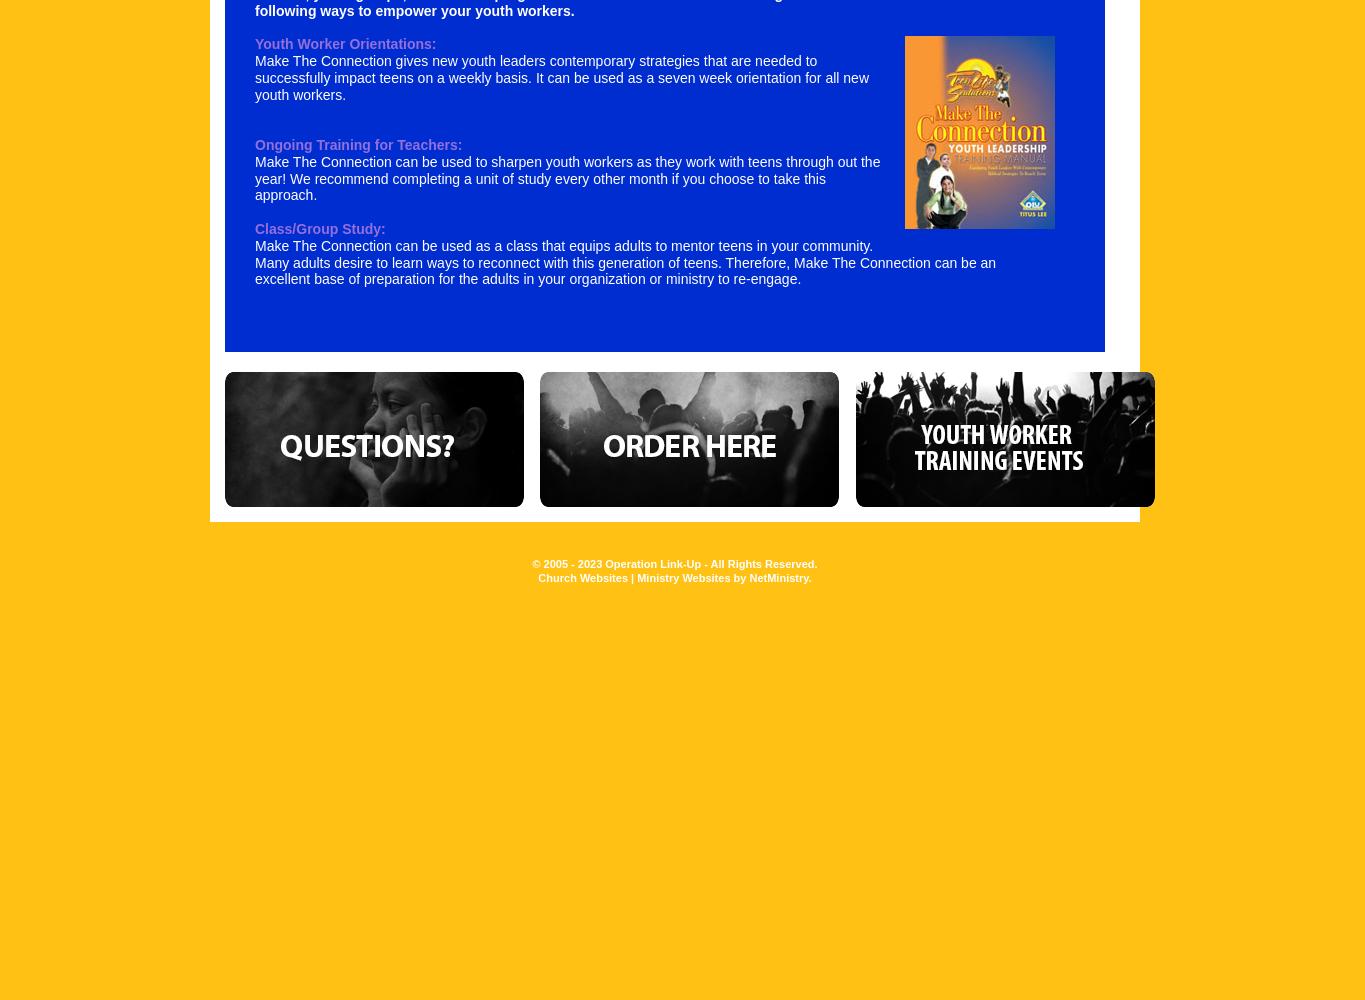 This screenshot has width=1365, height=1000. What do you see at coordinates (809, 576) in the screenshot?
I see `'.'` at bounding box center [809, 576].